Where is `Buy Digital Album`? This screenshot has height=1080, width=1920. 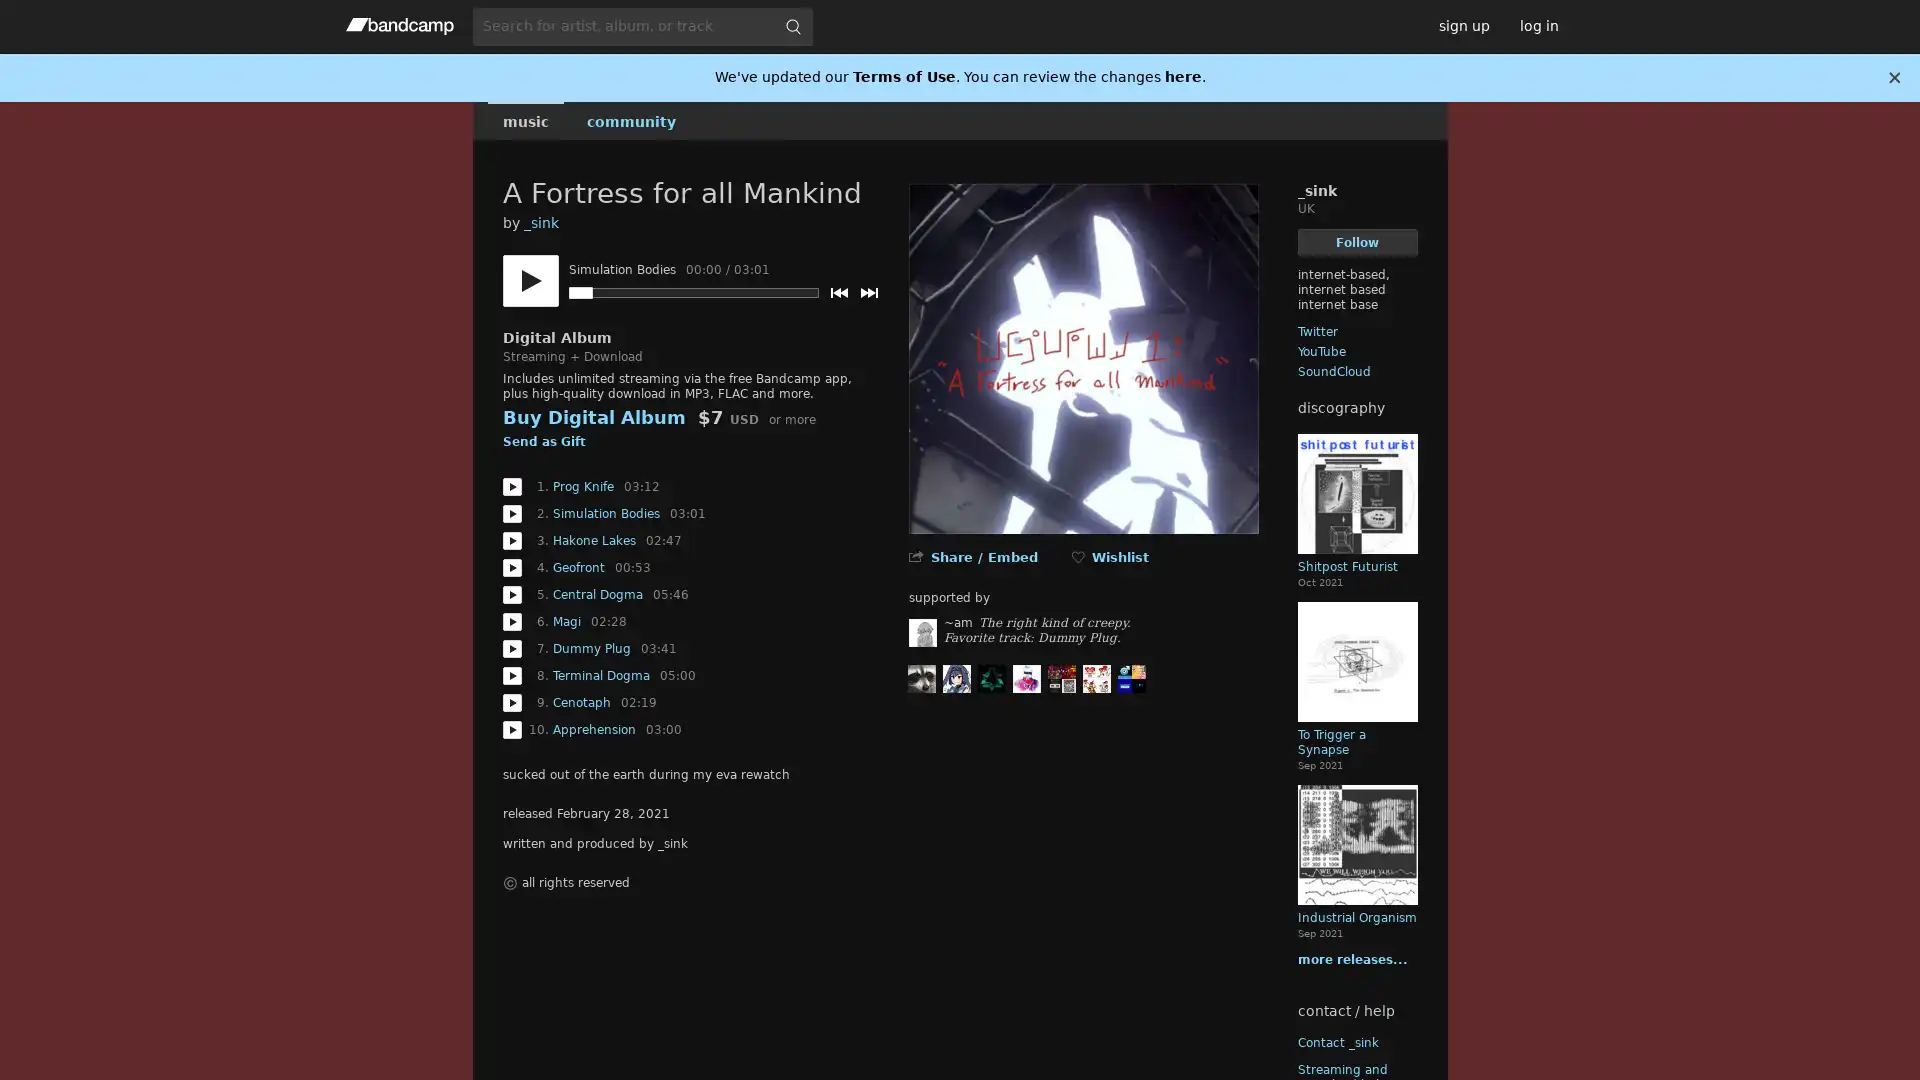
Buy Digital Album is located at coordinates (592, 416).